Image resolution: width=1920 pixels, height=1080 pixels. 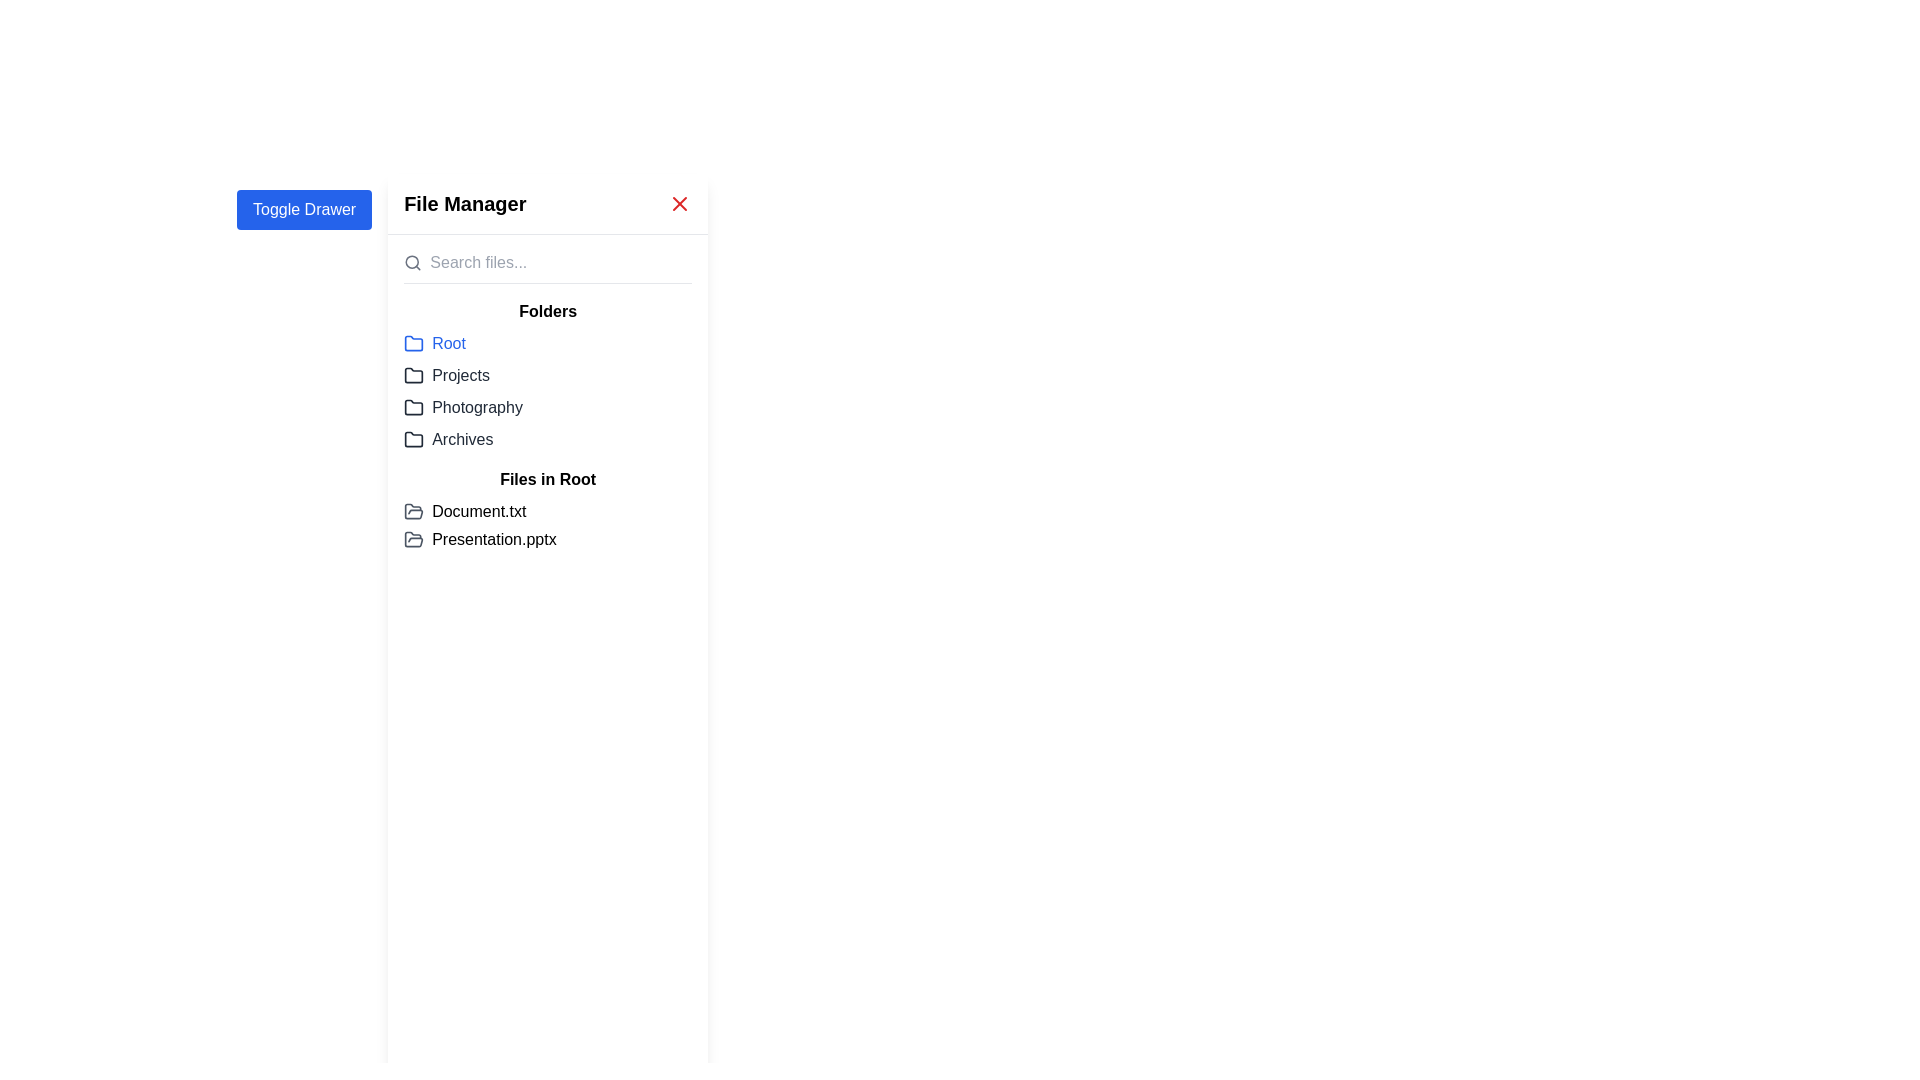 I want to click on the 'Archives' label styled in black font, which is the third item under the 'Folders' section in the navigational list, so click(x=461, y=438).